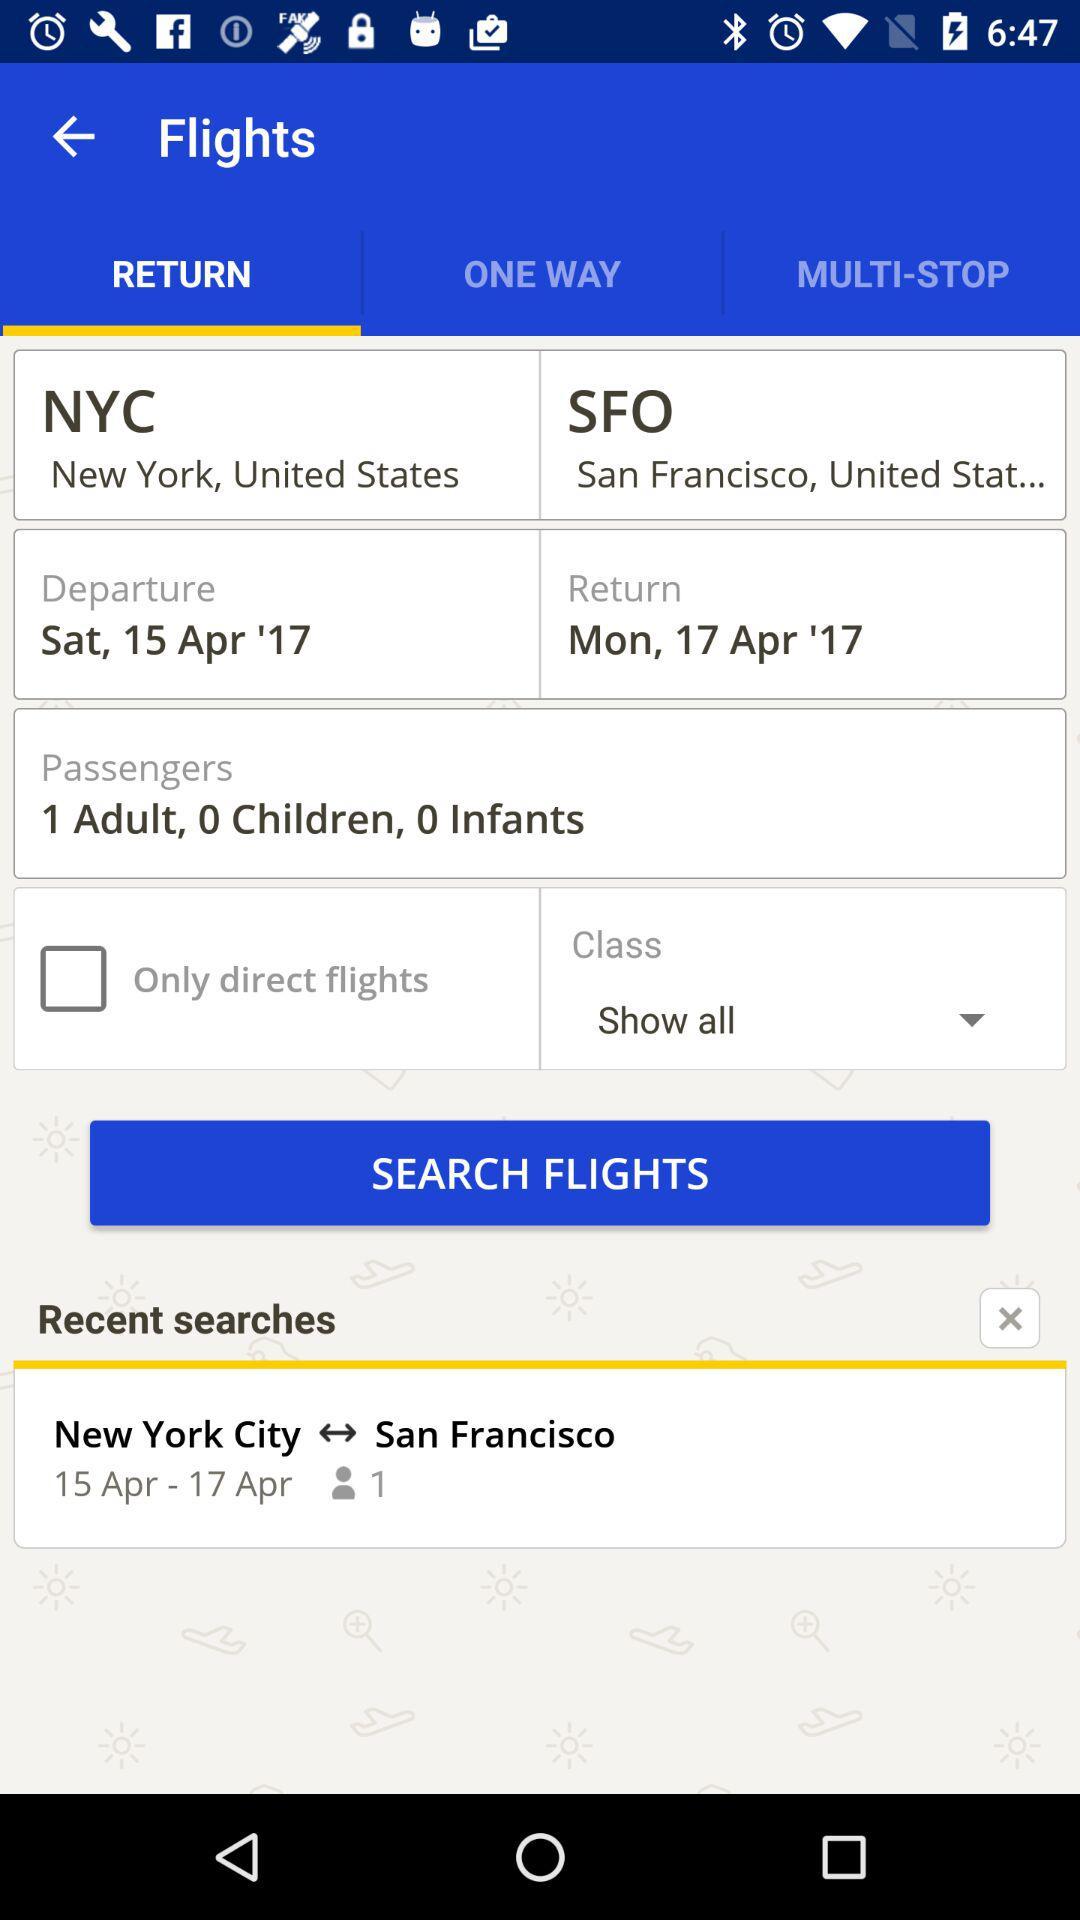 The image size is (1080, 1920). What do you see at coordinates (1009, 1318) in the screenshot?
I see `cancel recent searches` at bounding box center [1009, 1318].